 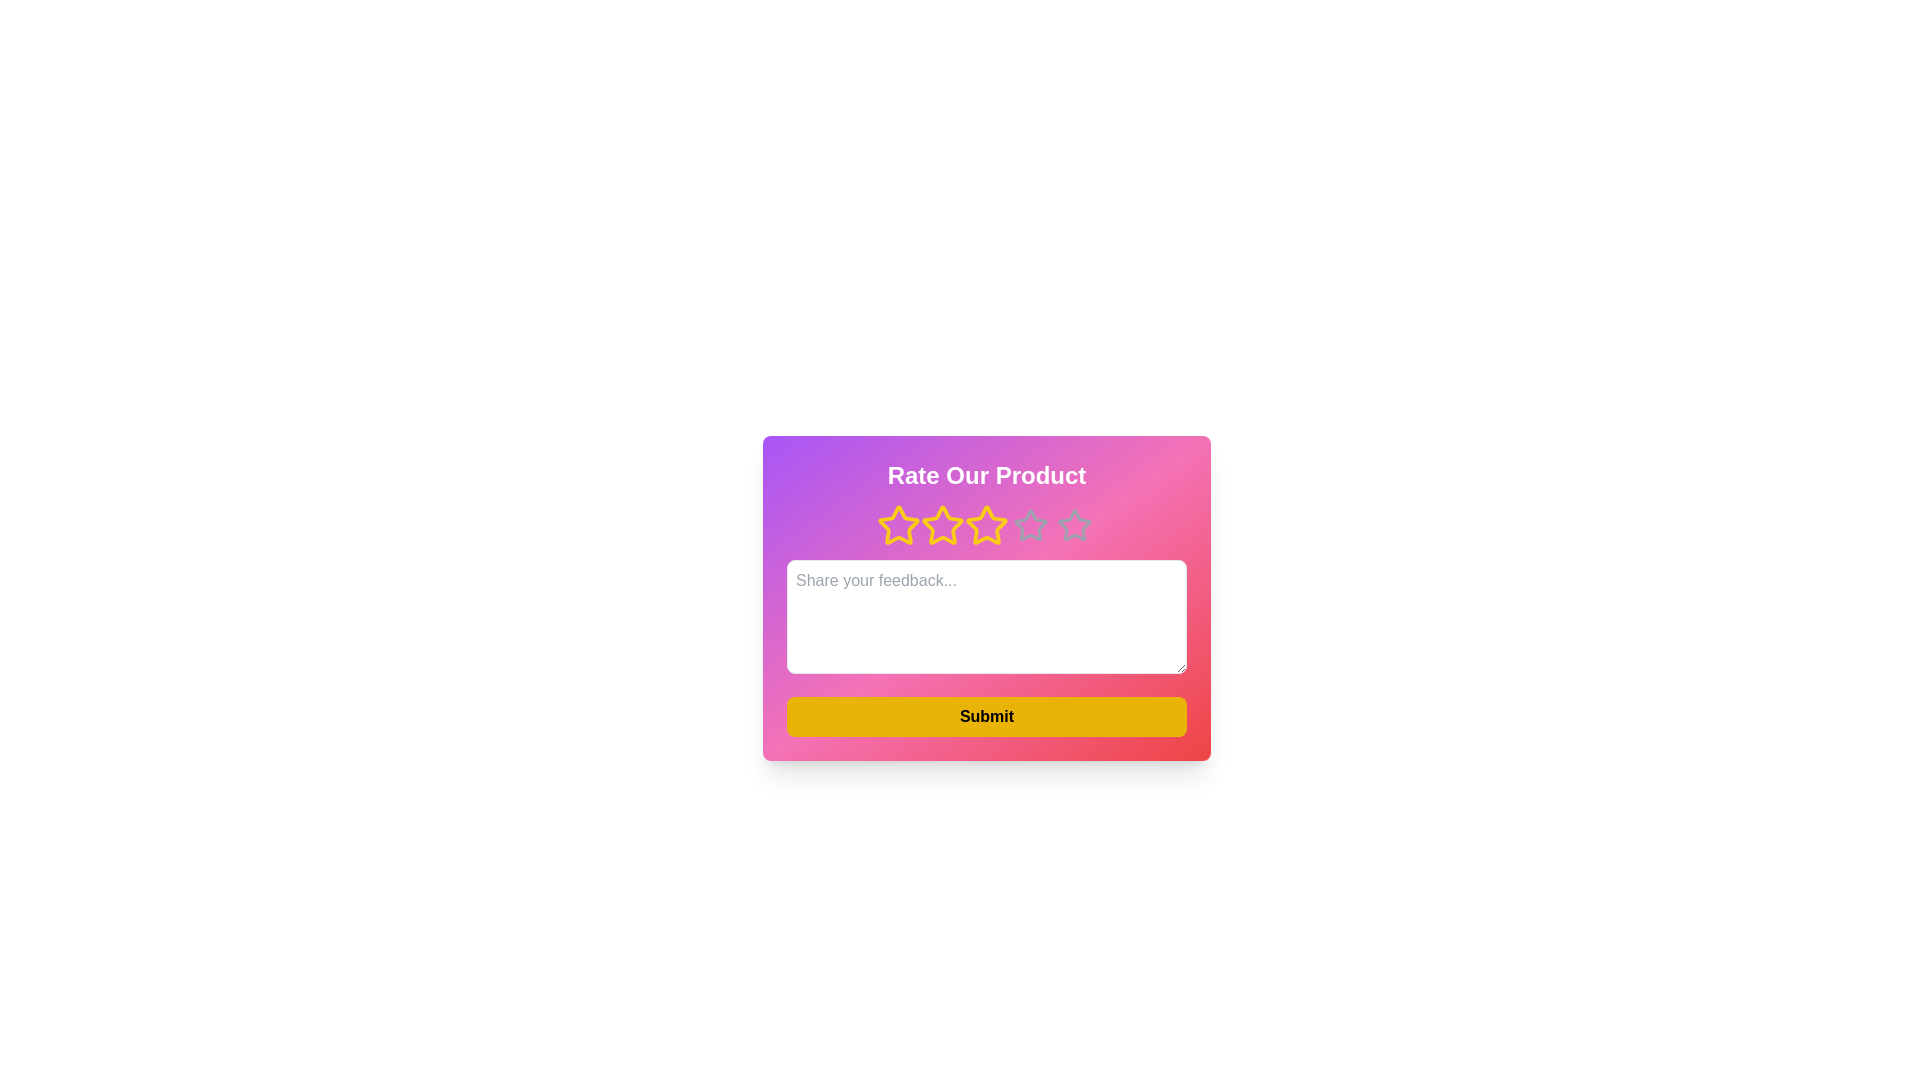 What do you see at coordinates (987, 524) in the screenshot?
I see `the third yellow star icon in the rating system` at bounding box center [987, 524].